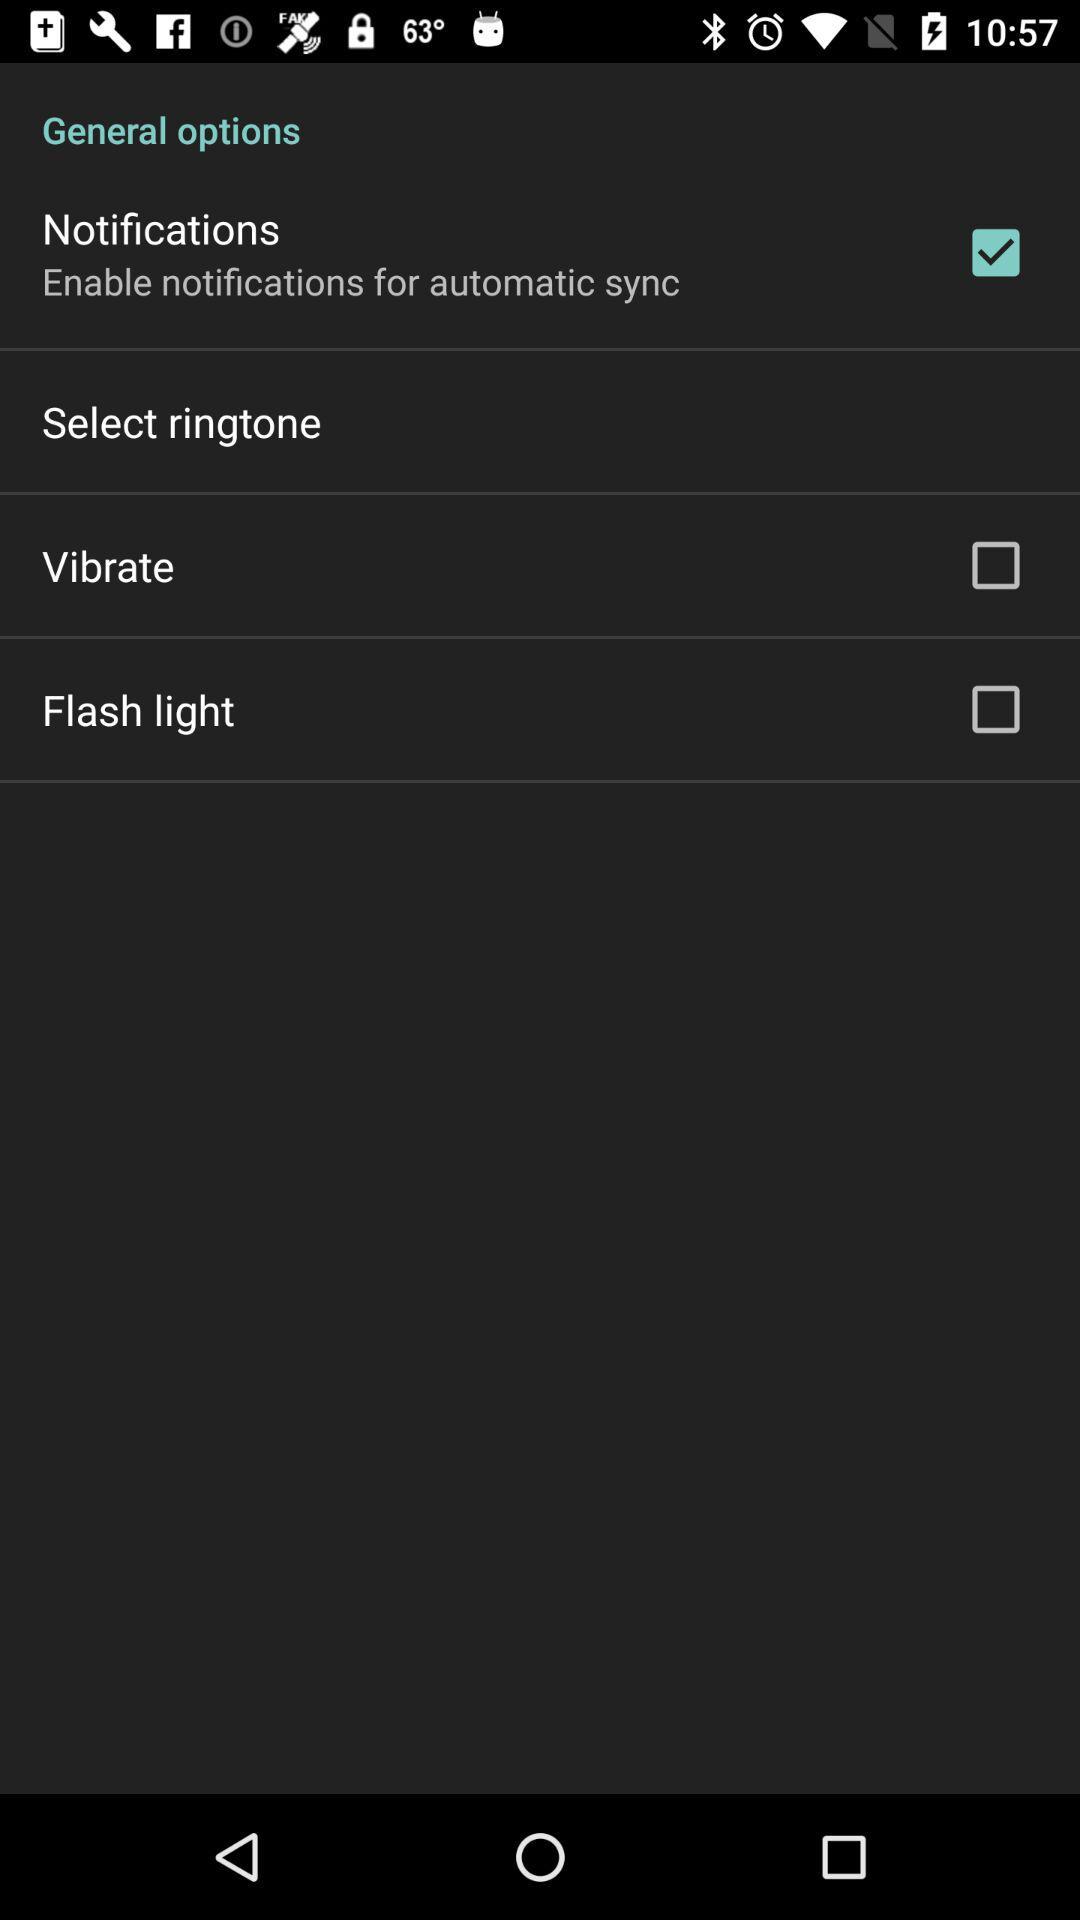 Image resolution: width=1080 pixels, height=1920 pixels. What do you see at coordinates (137, 709) in the screenshot?
I see `the flash light on the left` at bounding box center [137, 709].